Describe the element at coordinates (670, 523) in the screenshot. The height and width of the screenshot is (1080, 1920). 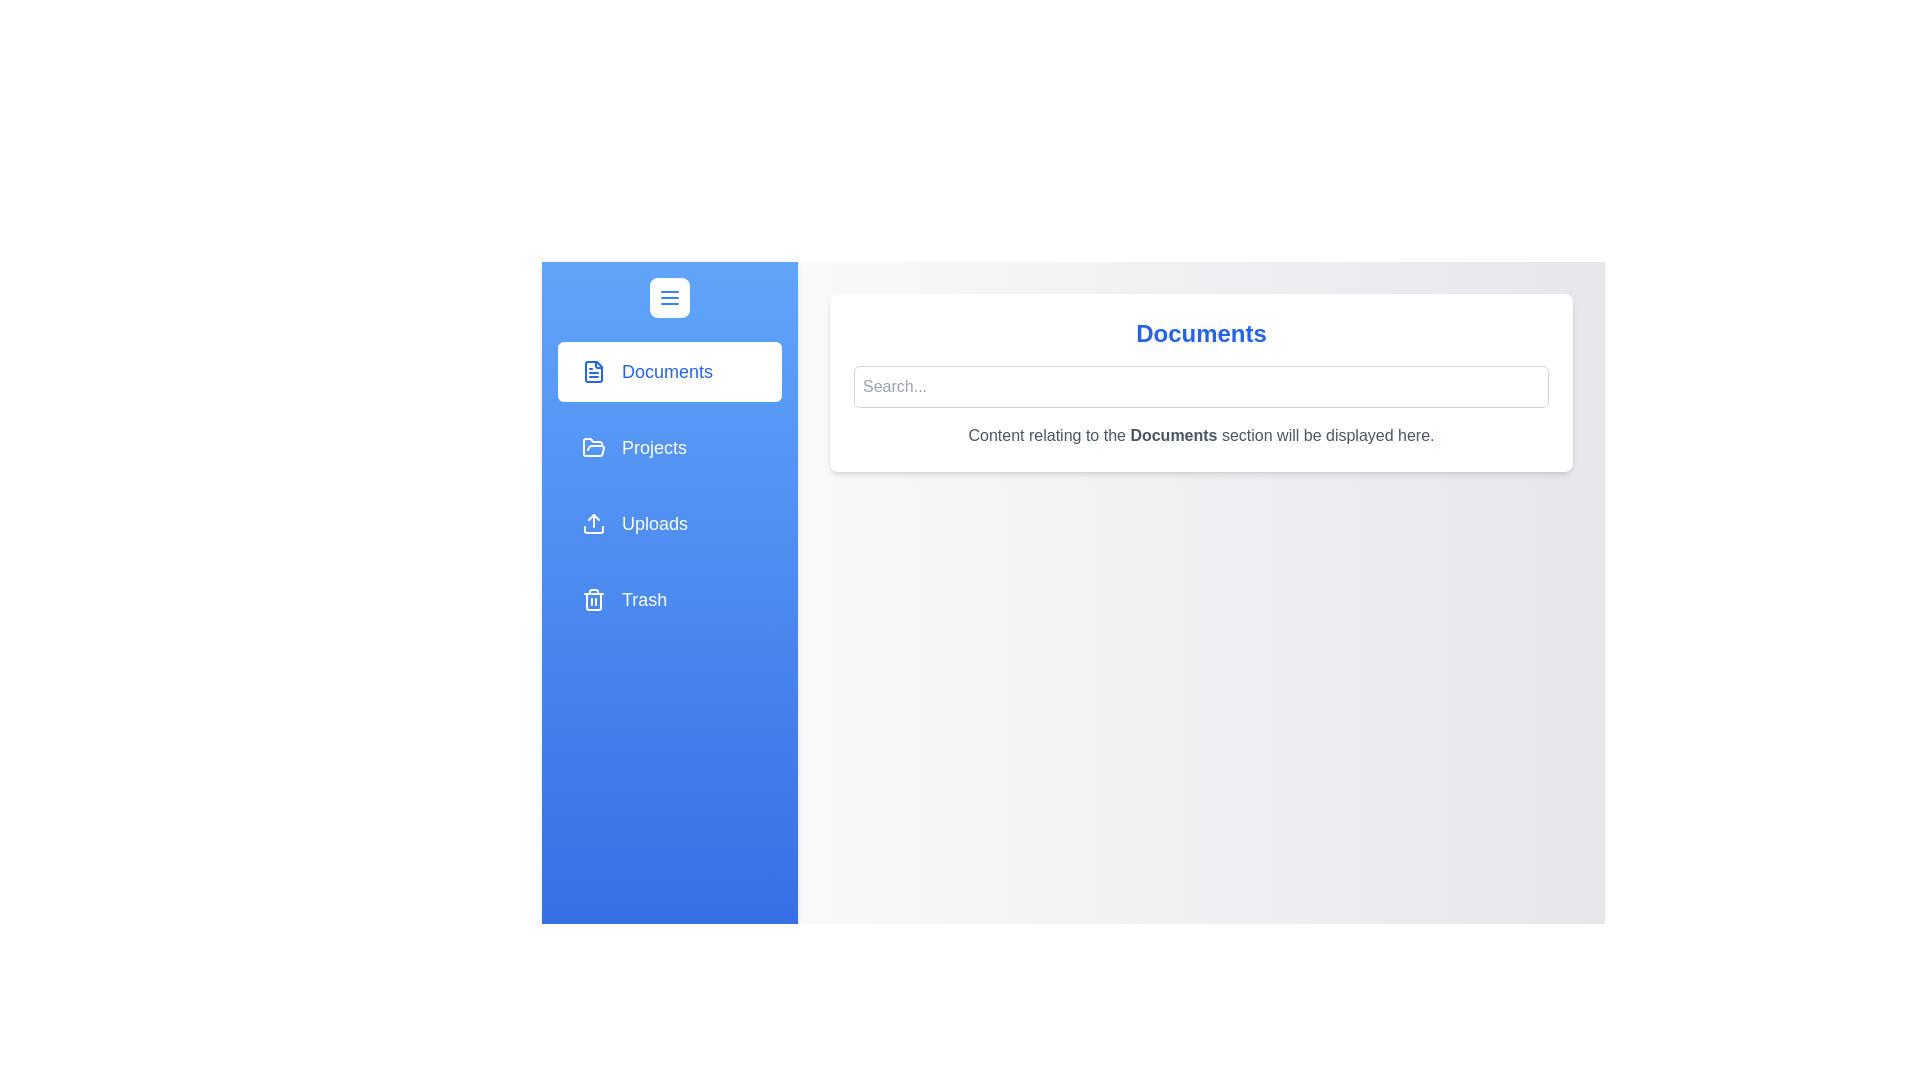
I see `the section Uploads from the list` at that location.